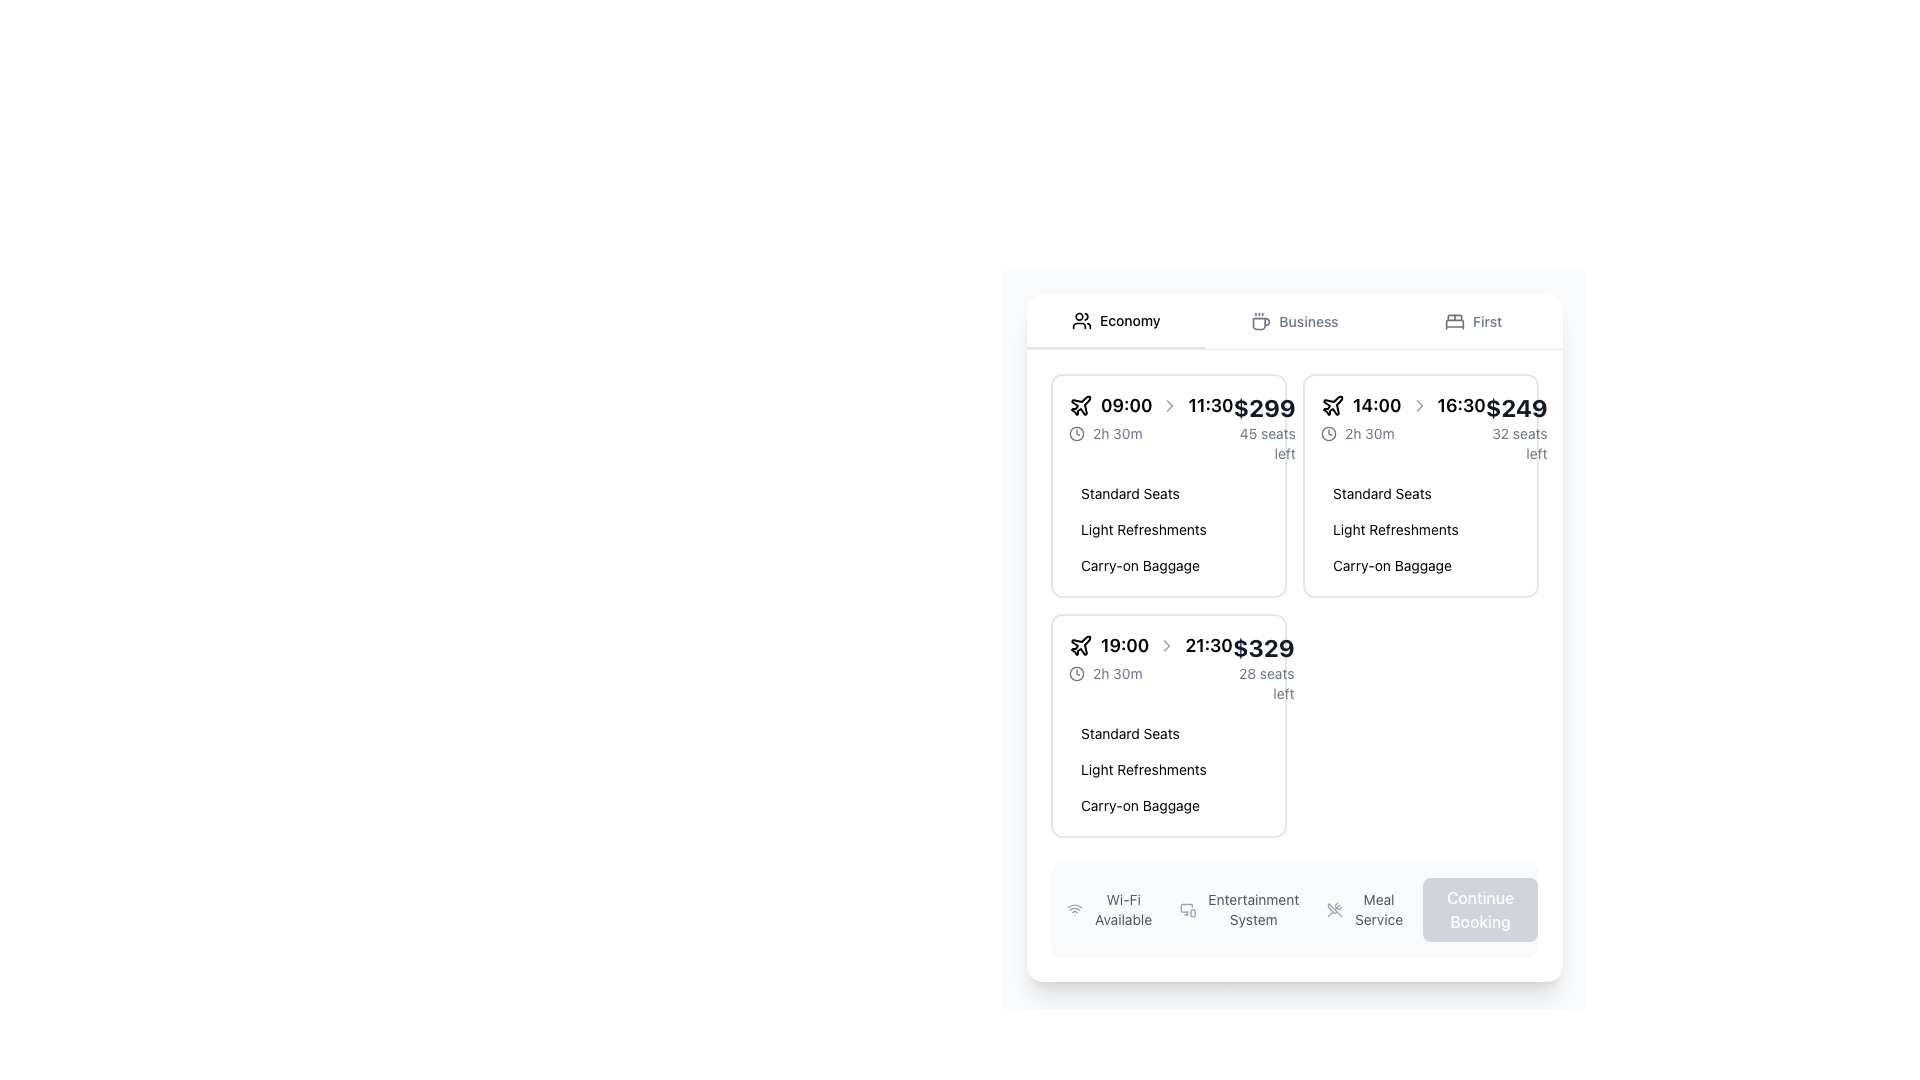 This screenshot has width=1920, height=1080. I want to click on the text label displaying 'first', which is styled with a 'capitalize' class and is located in the top-right section of the interface, next to a bed icon, so click(1487, 320).